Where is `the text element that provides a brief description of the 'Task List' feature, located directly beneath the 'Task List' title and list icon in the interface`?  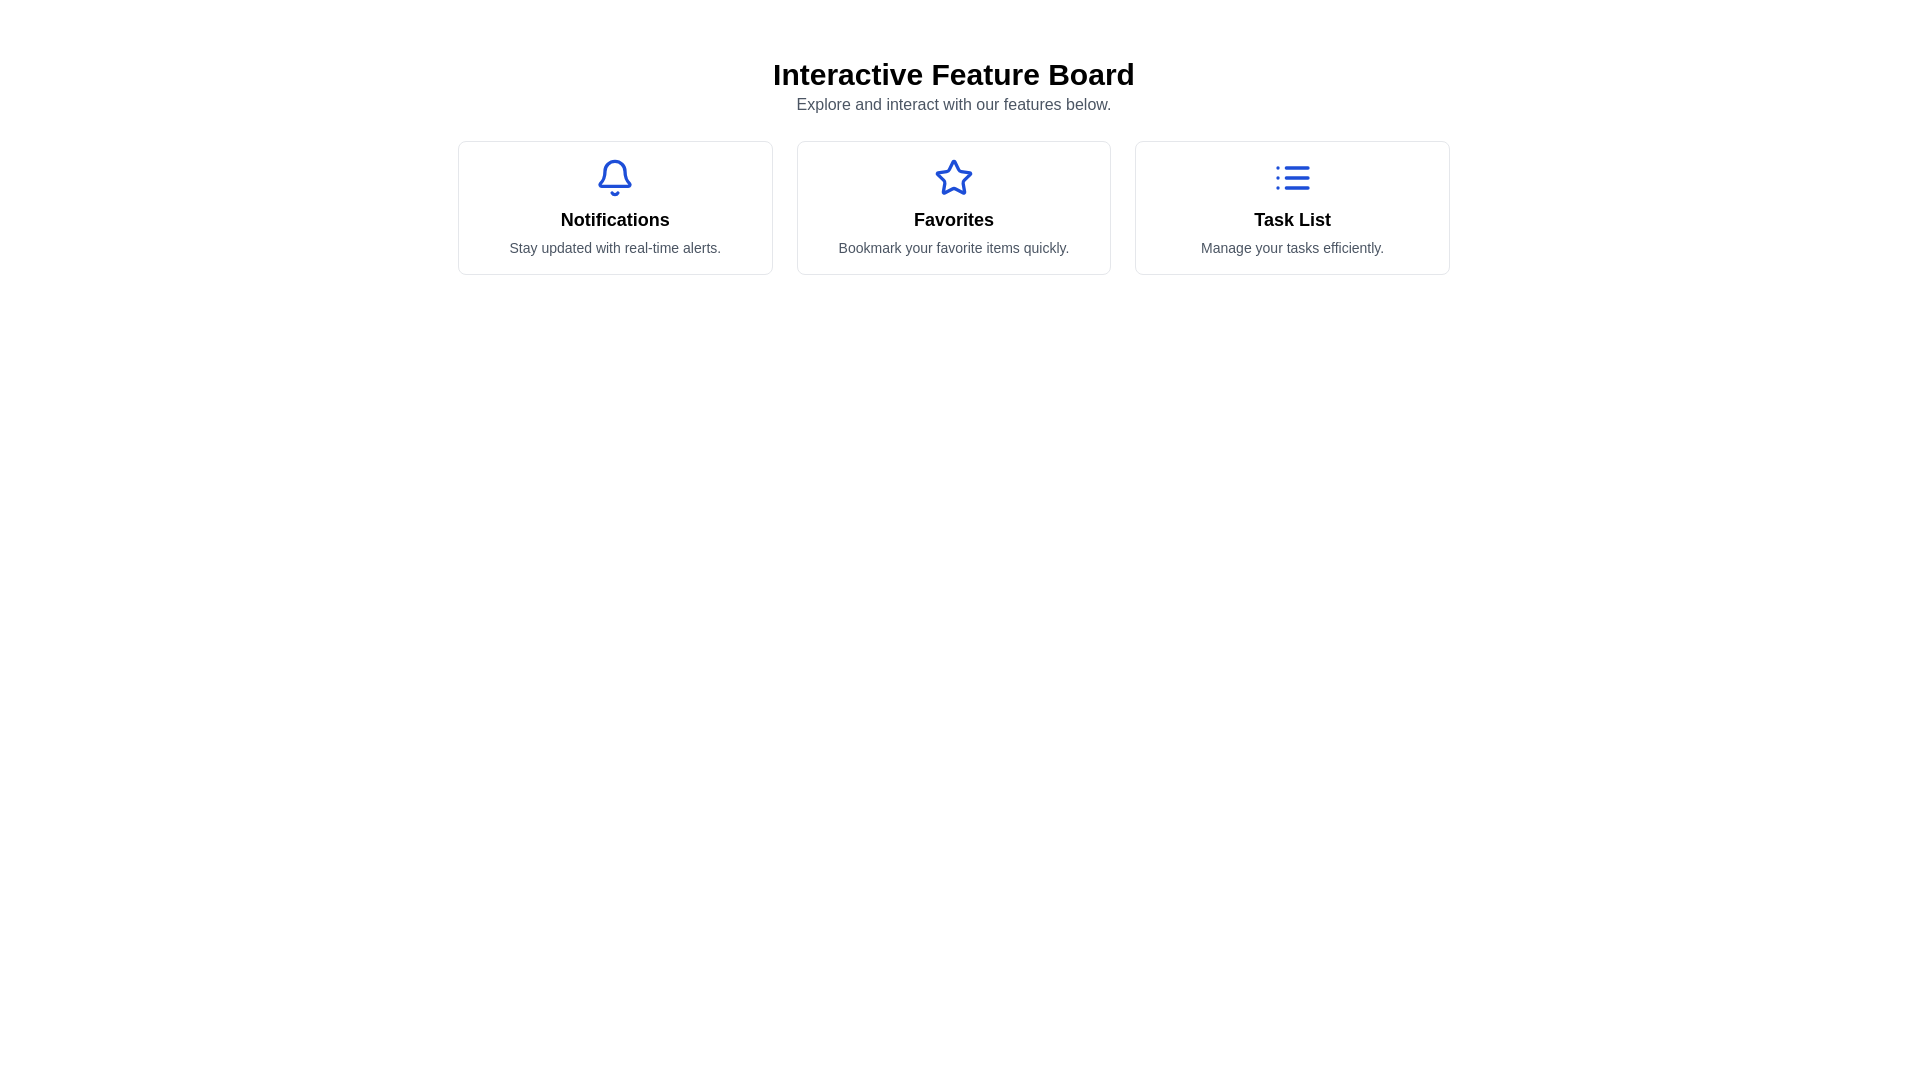
the text element that provides a brief description of the 'Task List' feature, located directly beneath the 'Task List' title and list icon in the interface is located at coordinates (1292, 246).